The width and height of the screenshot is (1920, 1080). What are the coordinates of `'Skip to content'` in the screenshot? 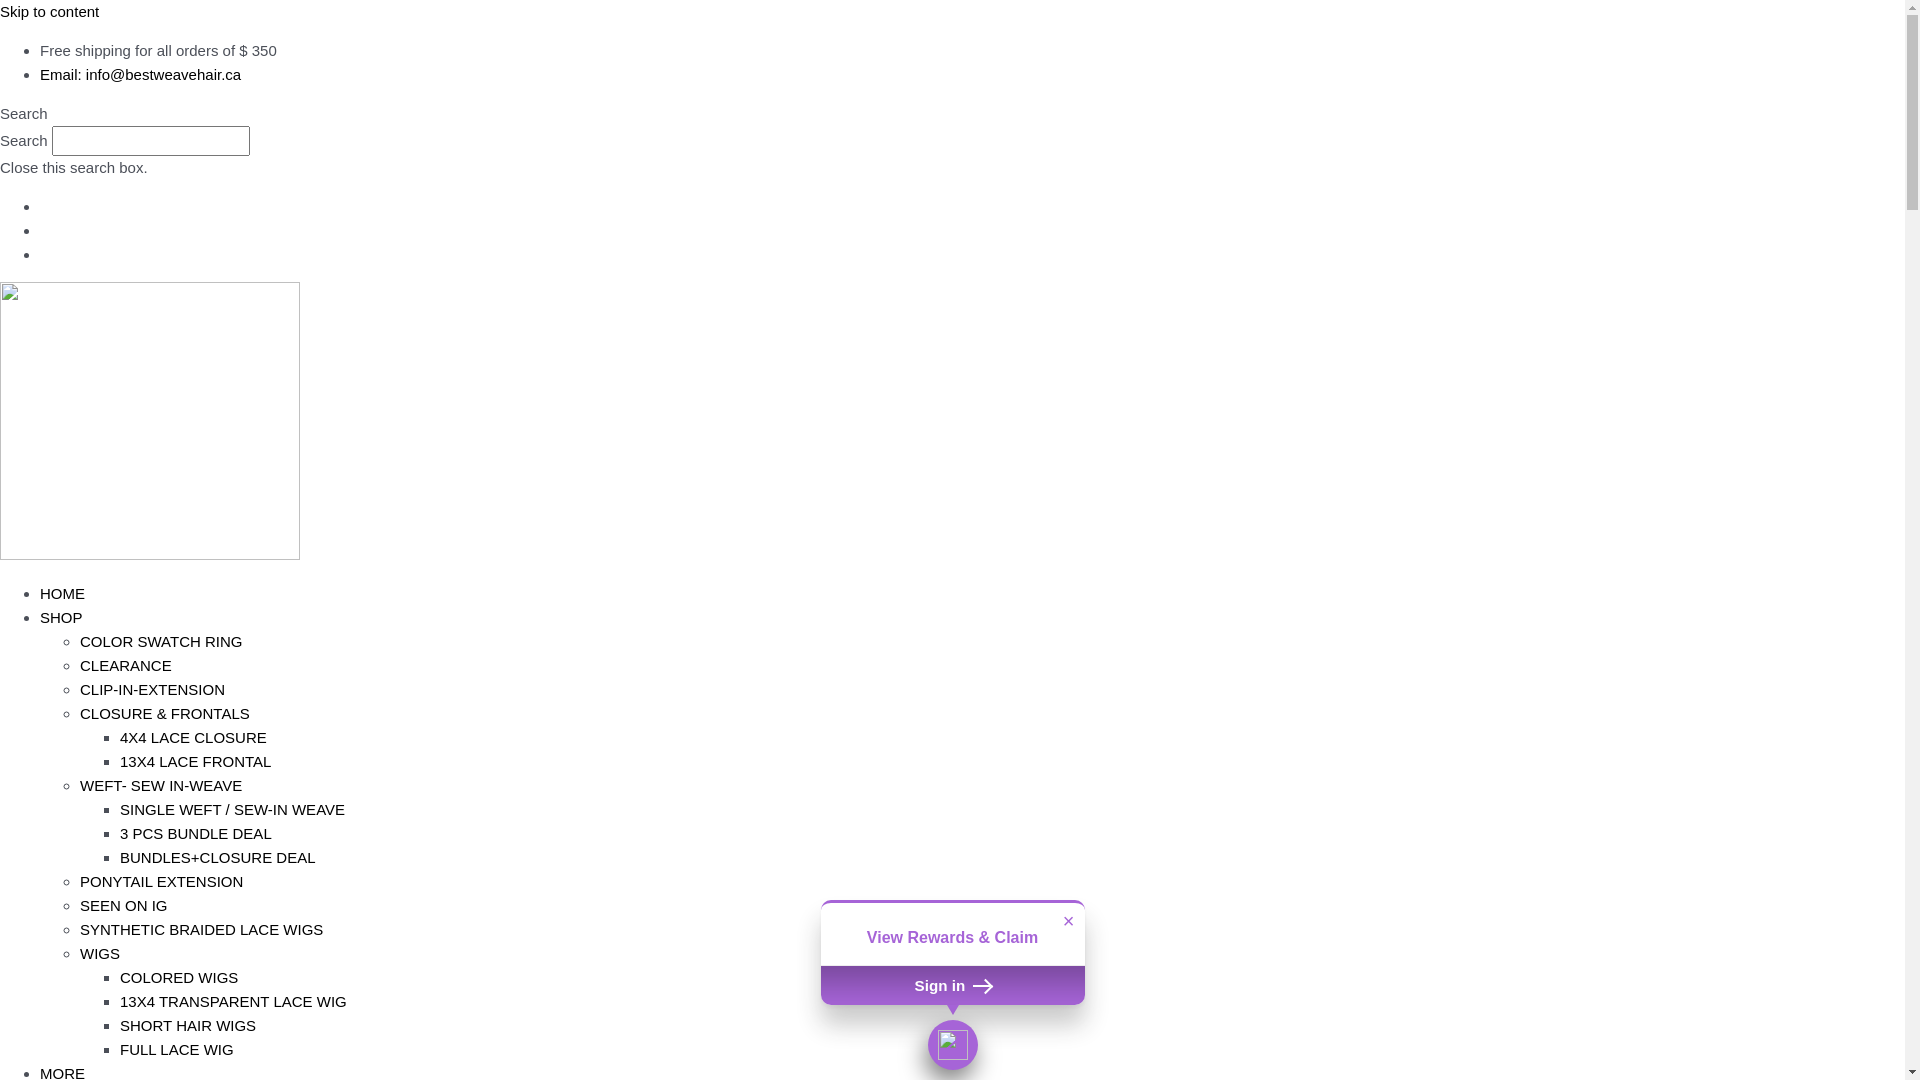 It's located at (49, 11).